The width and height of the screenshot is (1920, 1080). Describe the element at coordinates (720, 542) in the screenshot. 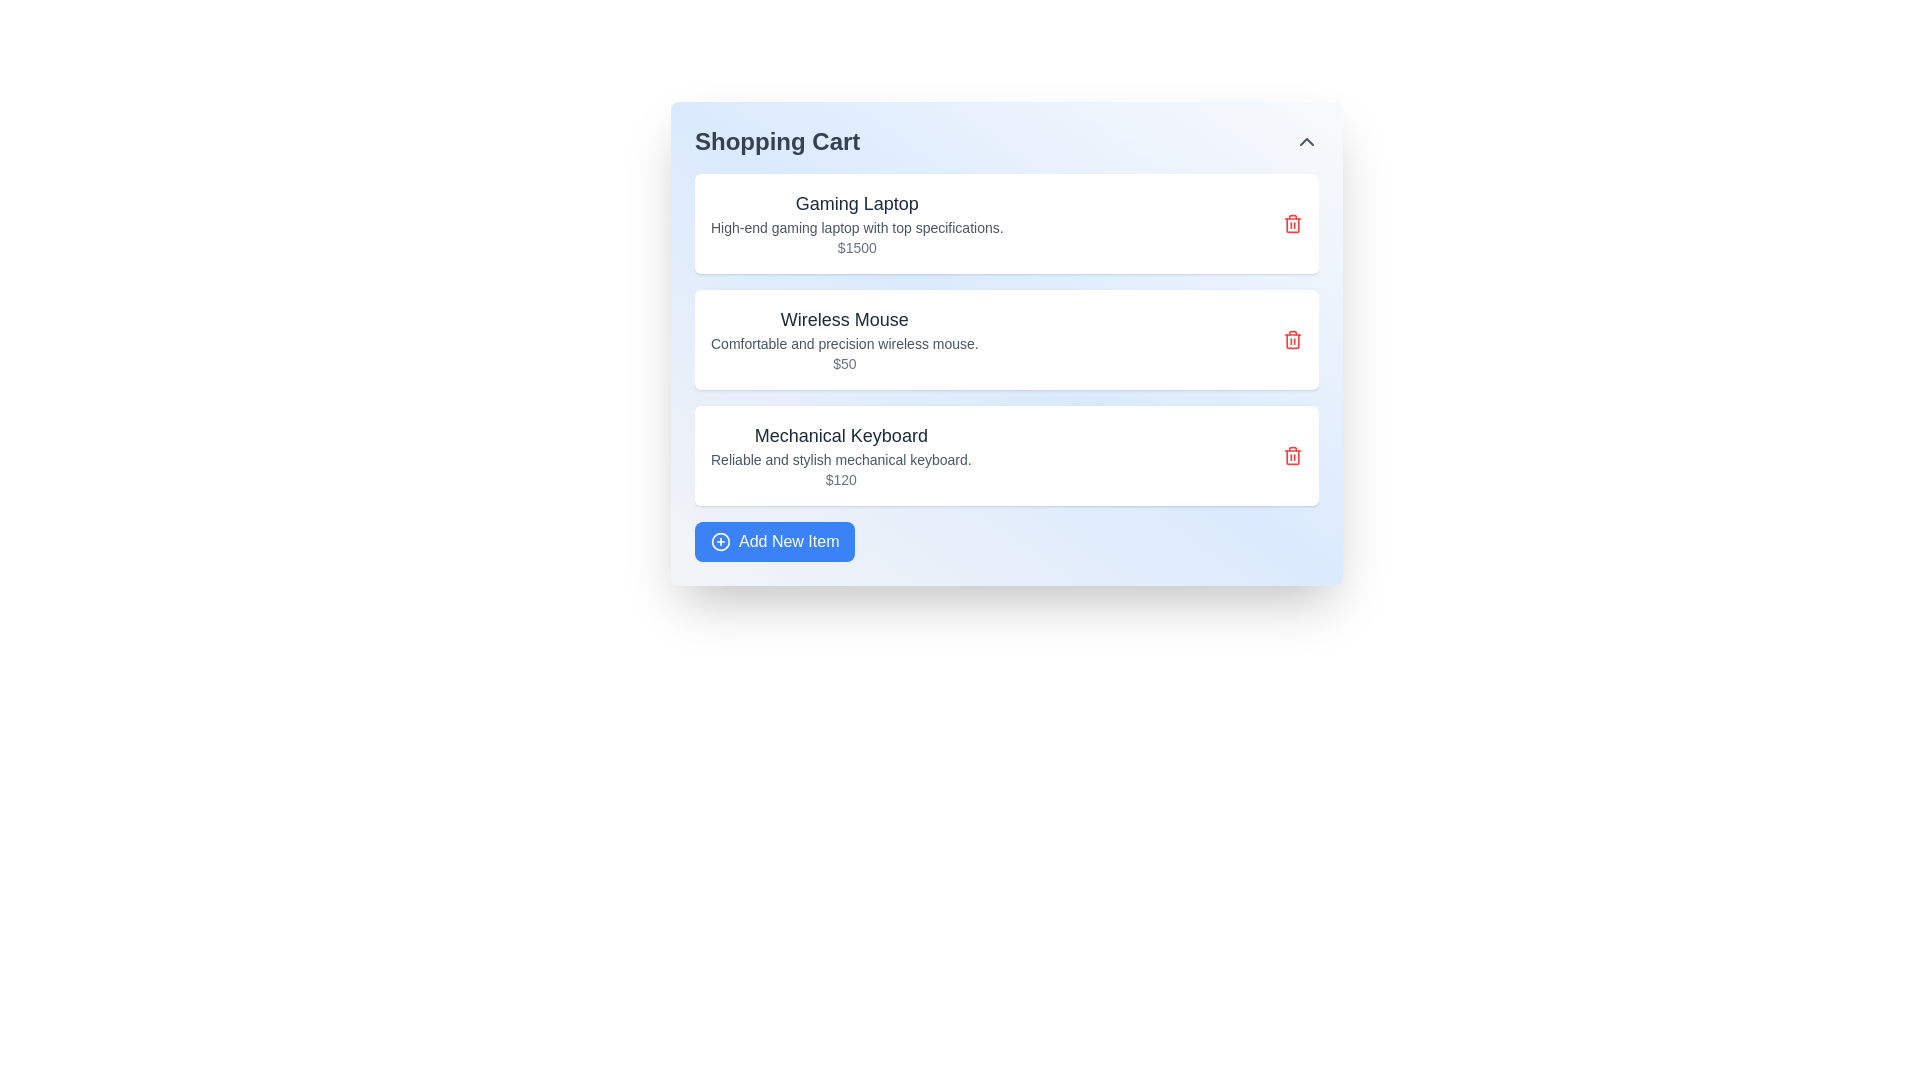

I see `the circular icon with a plus sign, styled as an outline and located within the 'Add New Item' button at the bottom-left corner of the shopping cart interface` at that location.